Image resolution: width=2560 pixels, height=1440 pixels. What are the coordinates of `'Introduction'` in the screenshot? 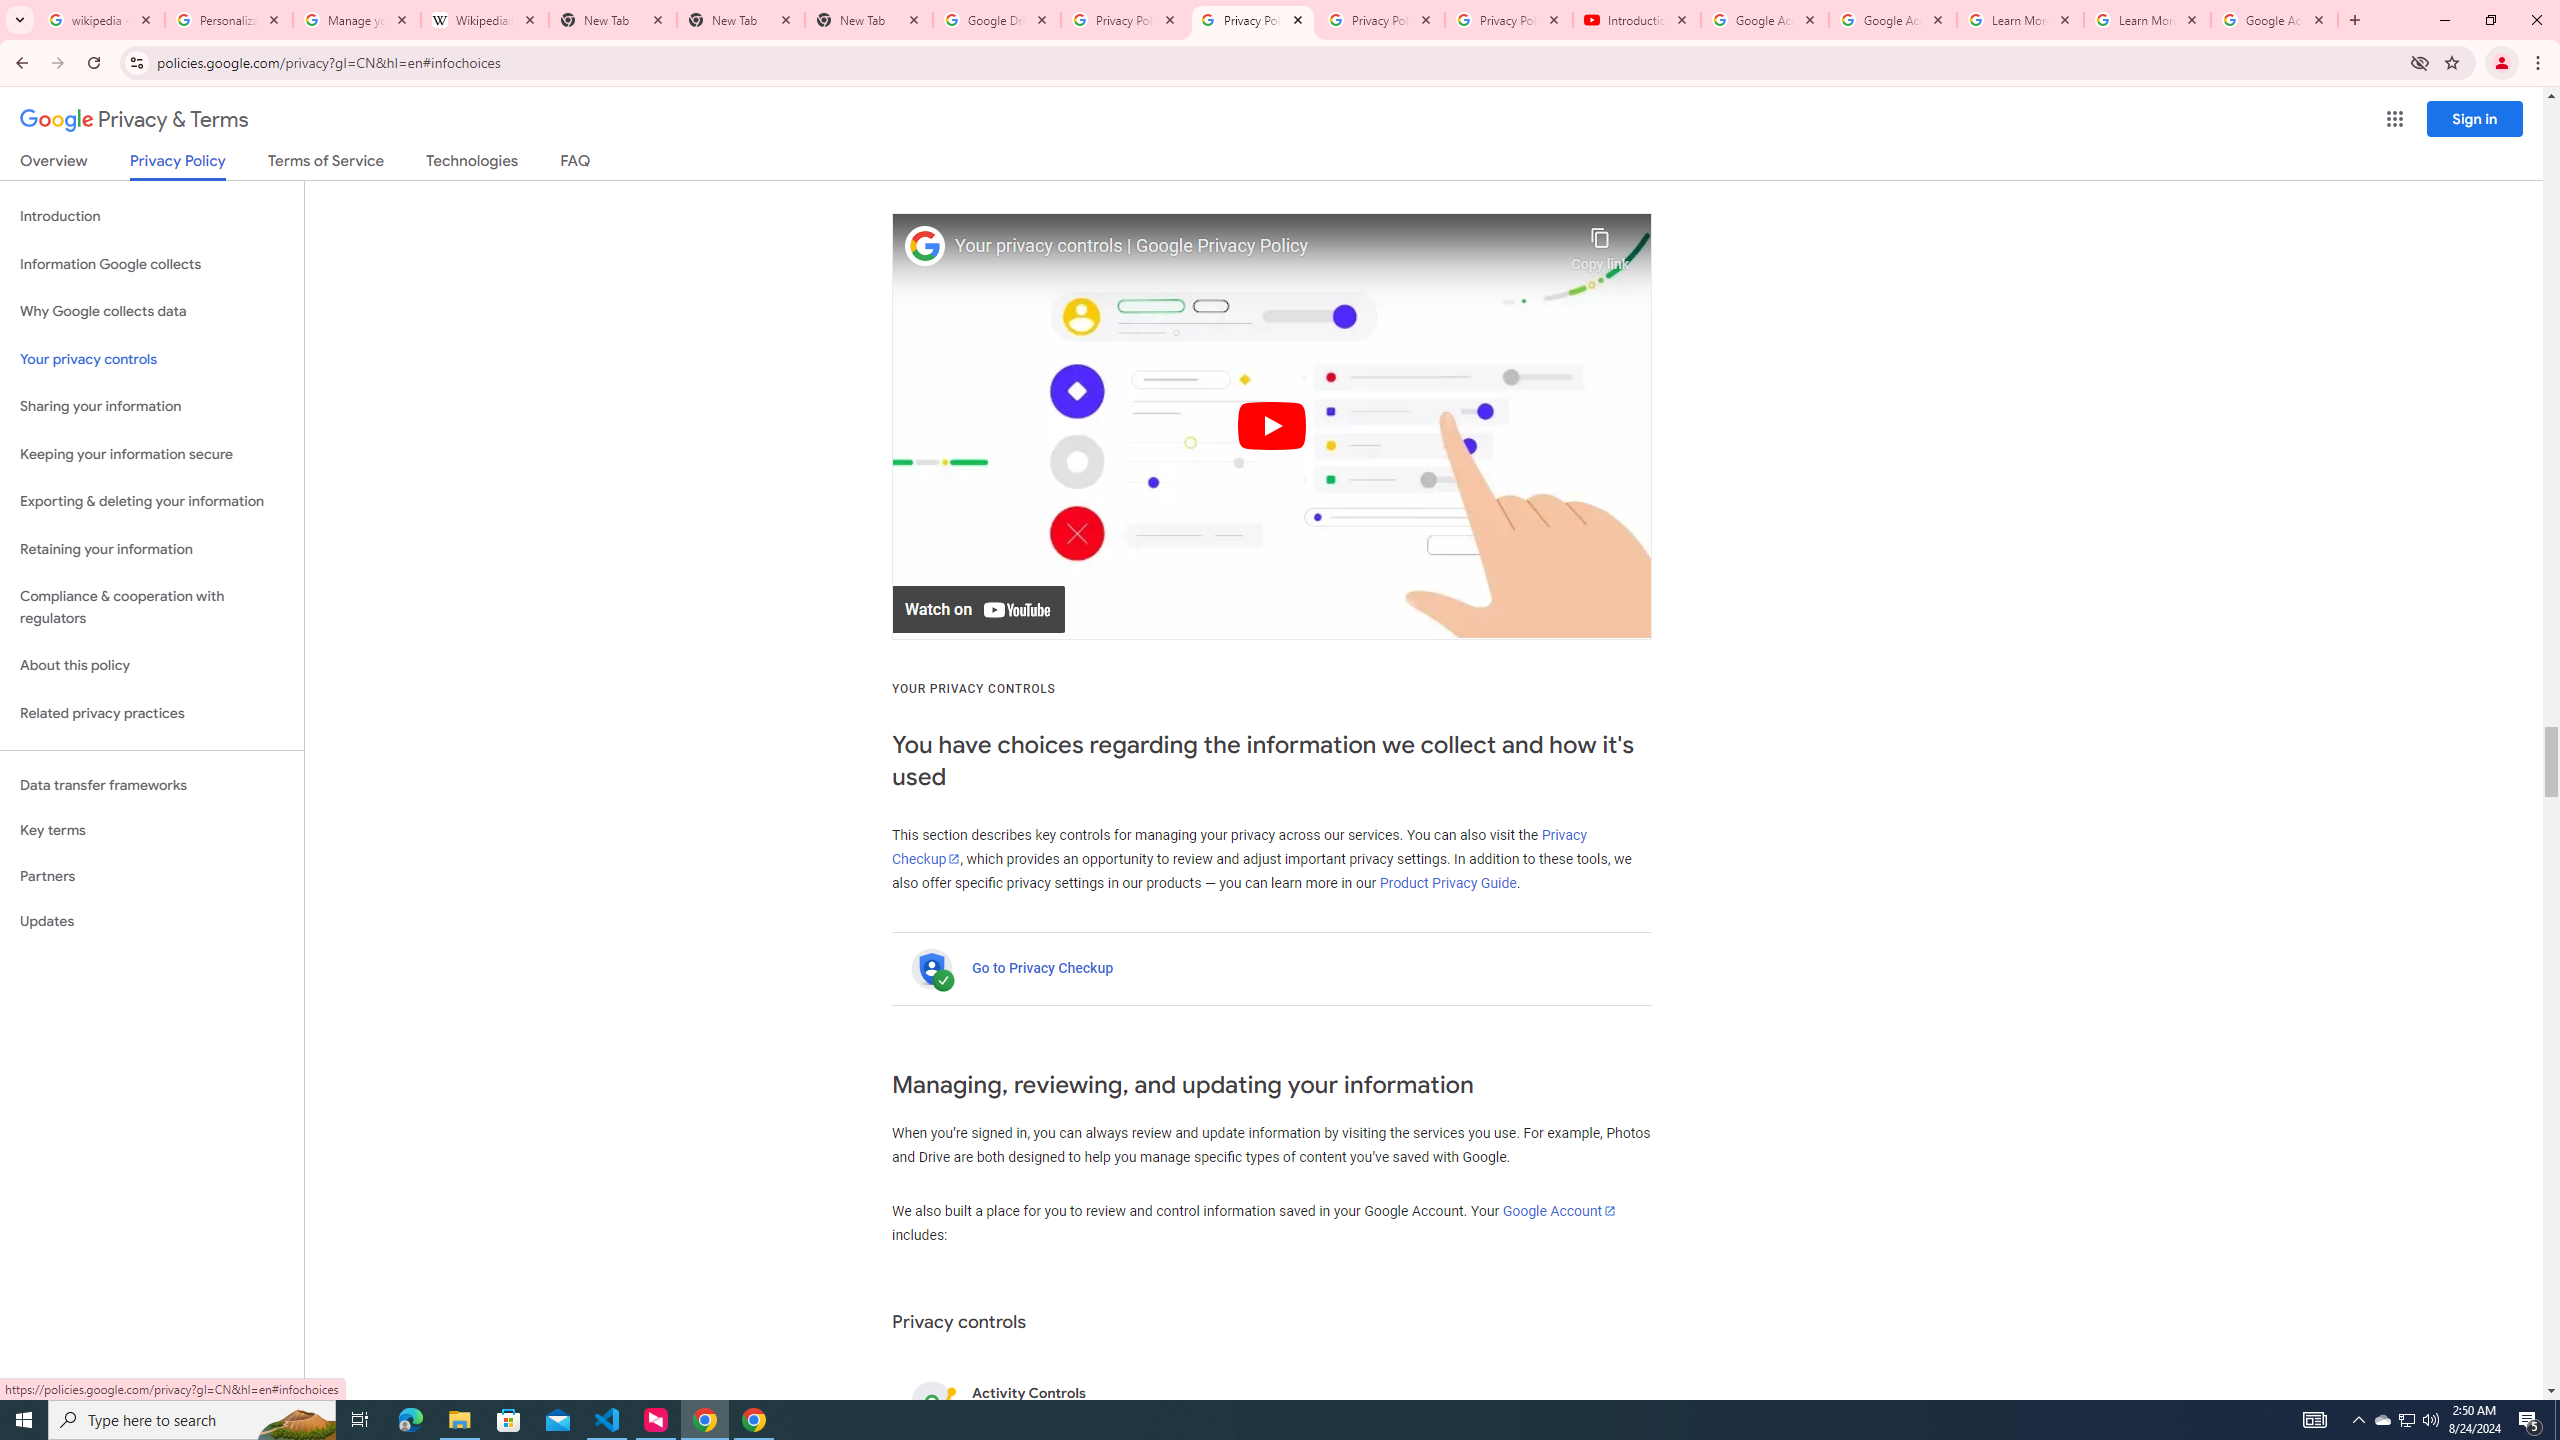 It's located at (151, 215).